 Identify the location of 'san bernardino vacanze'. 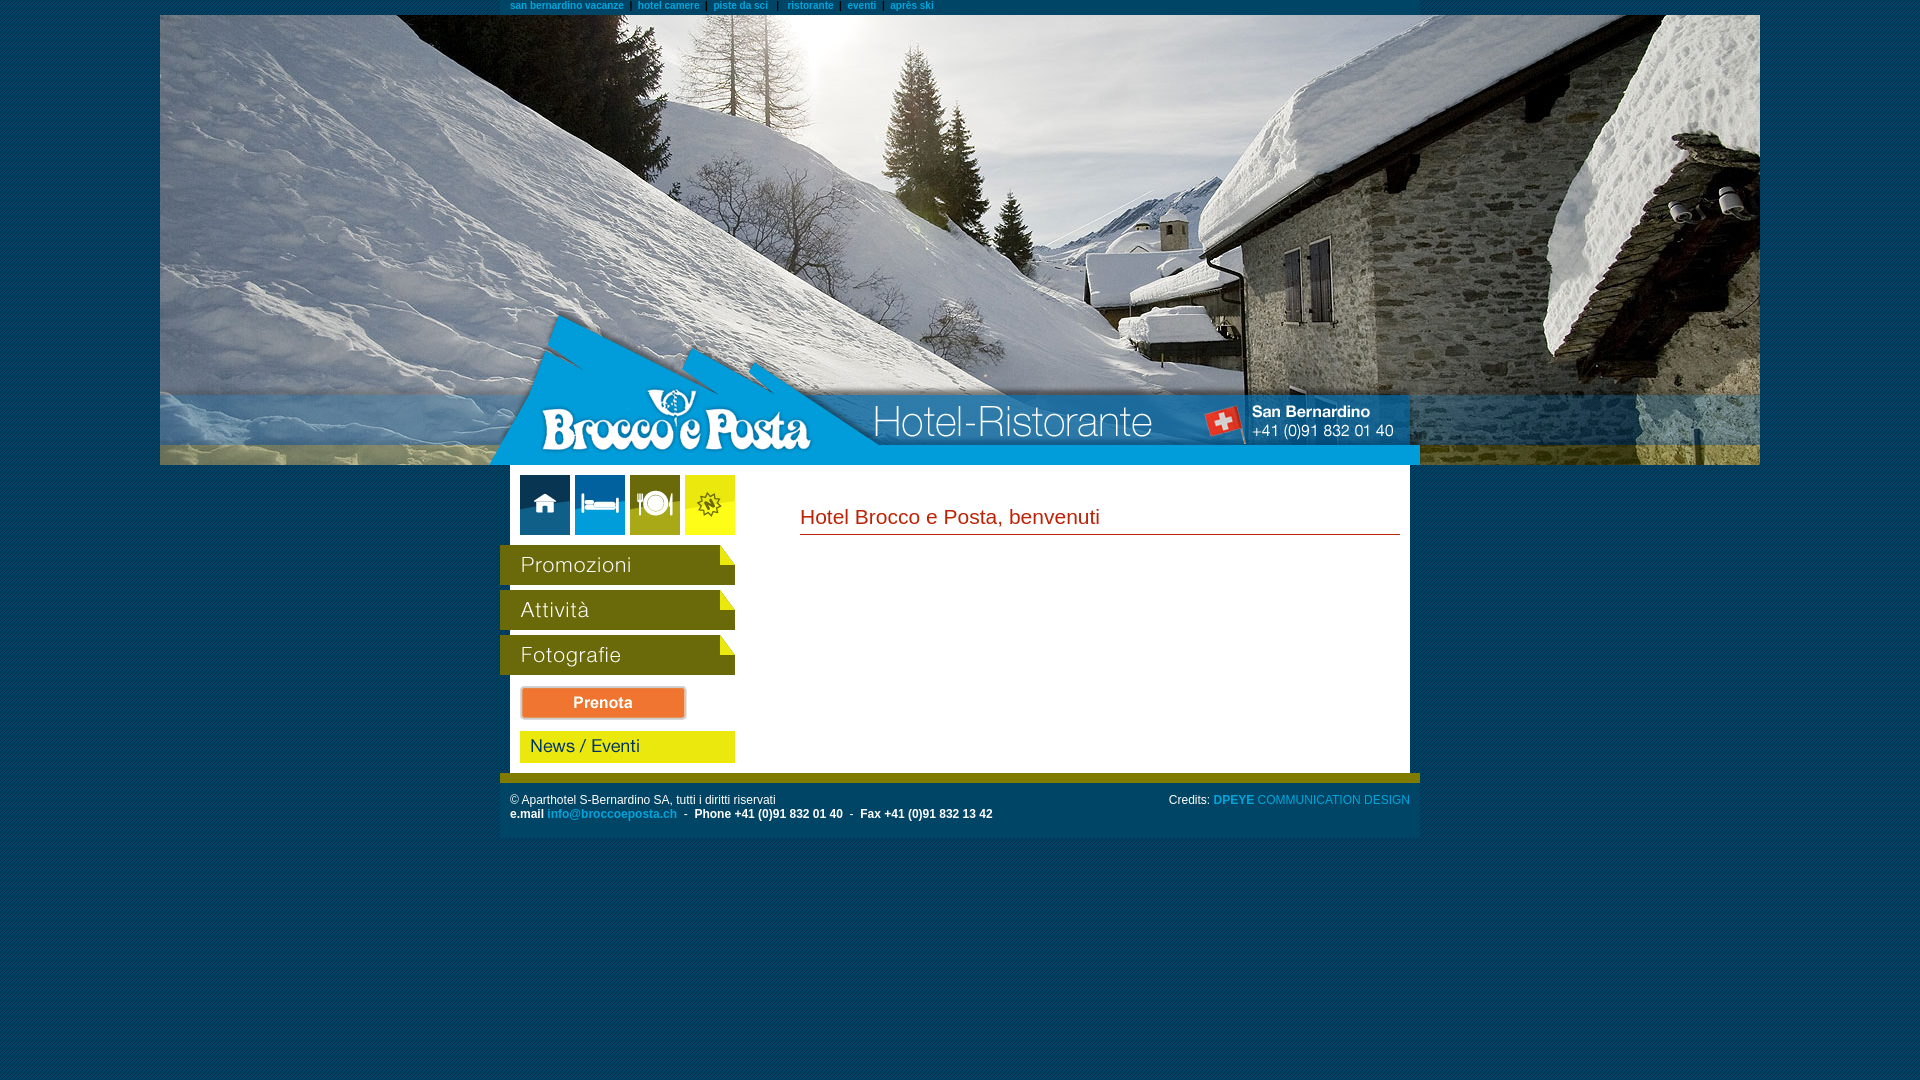
(509, 5).